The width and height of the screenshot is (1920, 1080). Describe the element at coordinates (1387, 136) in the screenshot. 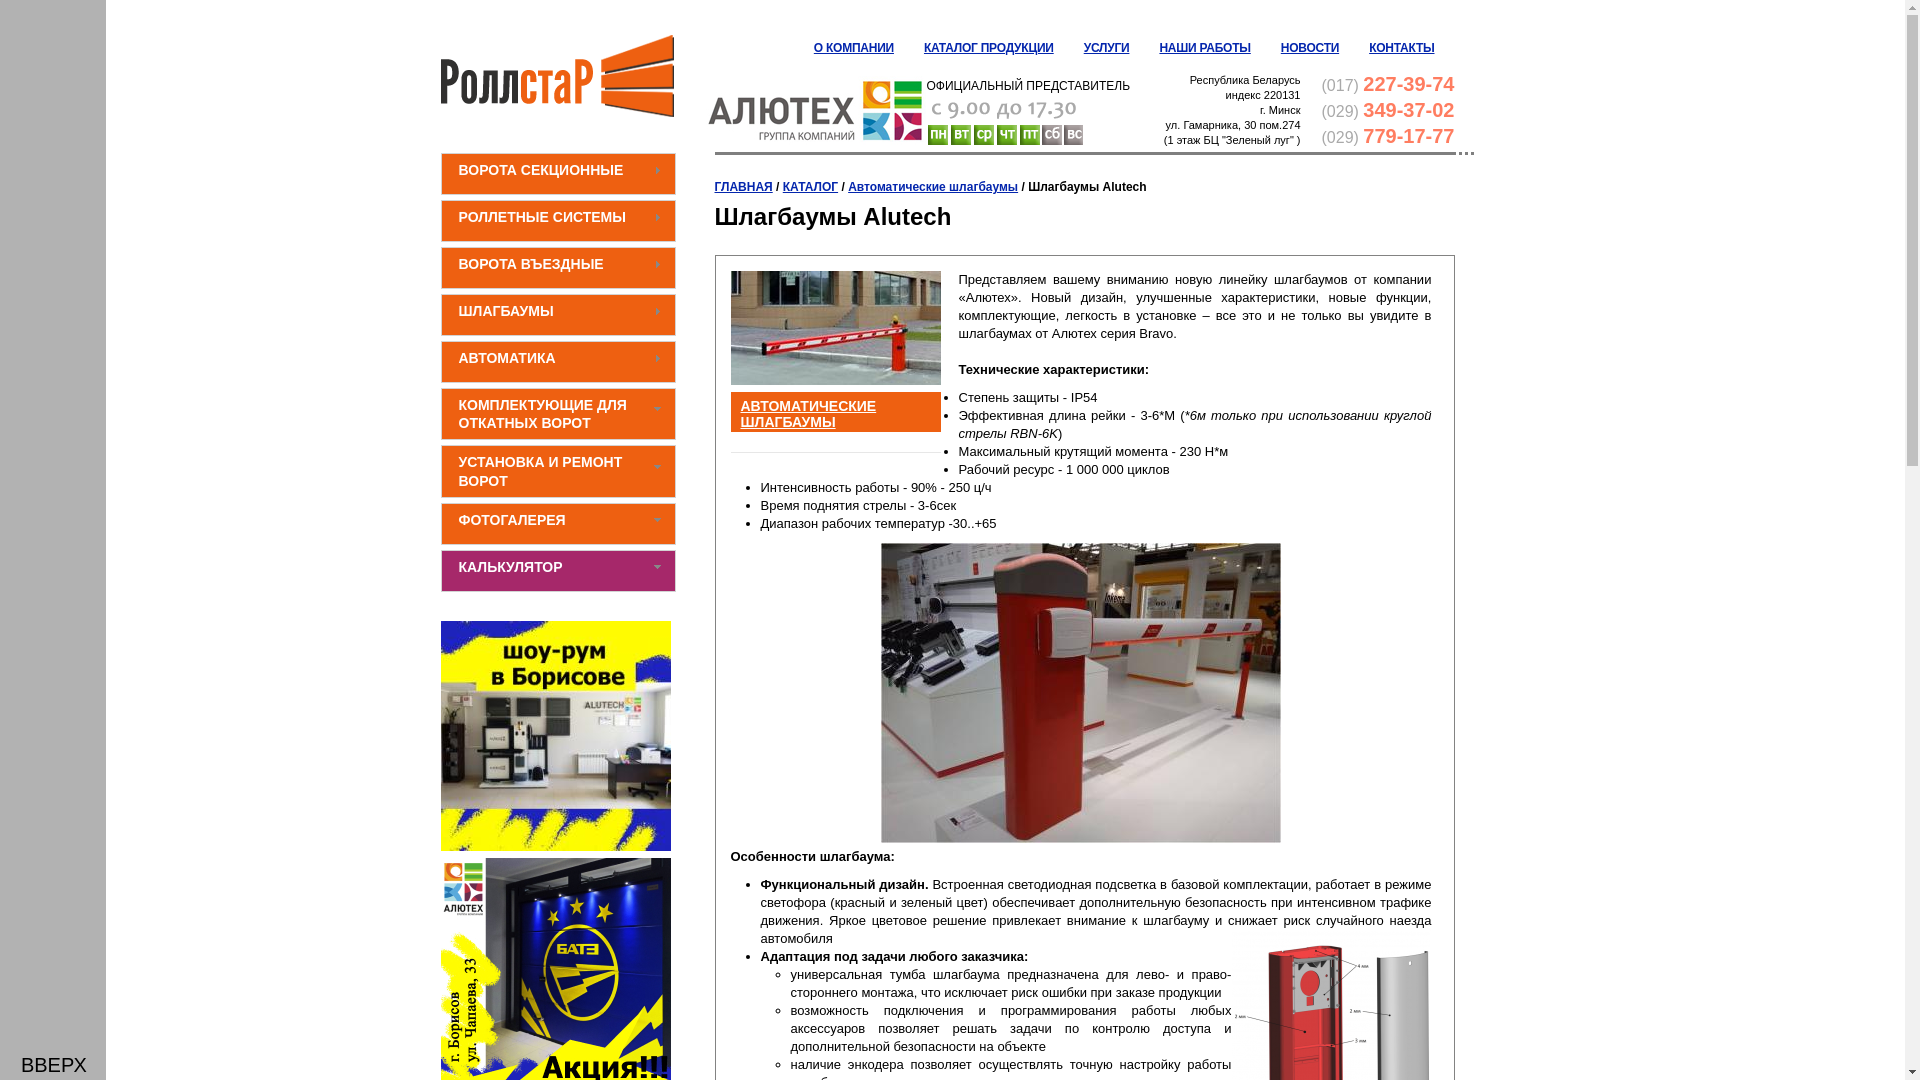

I see `'(029) 779-17-77'` at that location.